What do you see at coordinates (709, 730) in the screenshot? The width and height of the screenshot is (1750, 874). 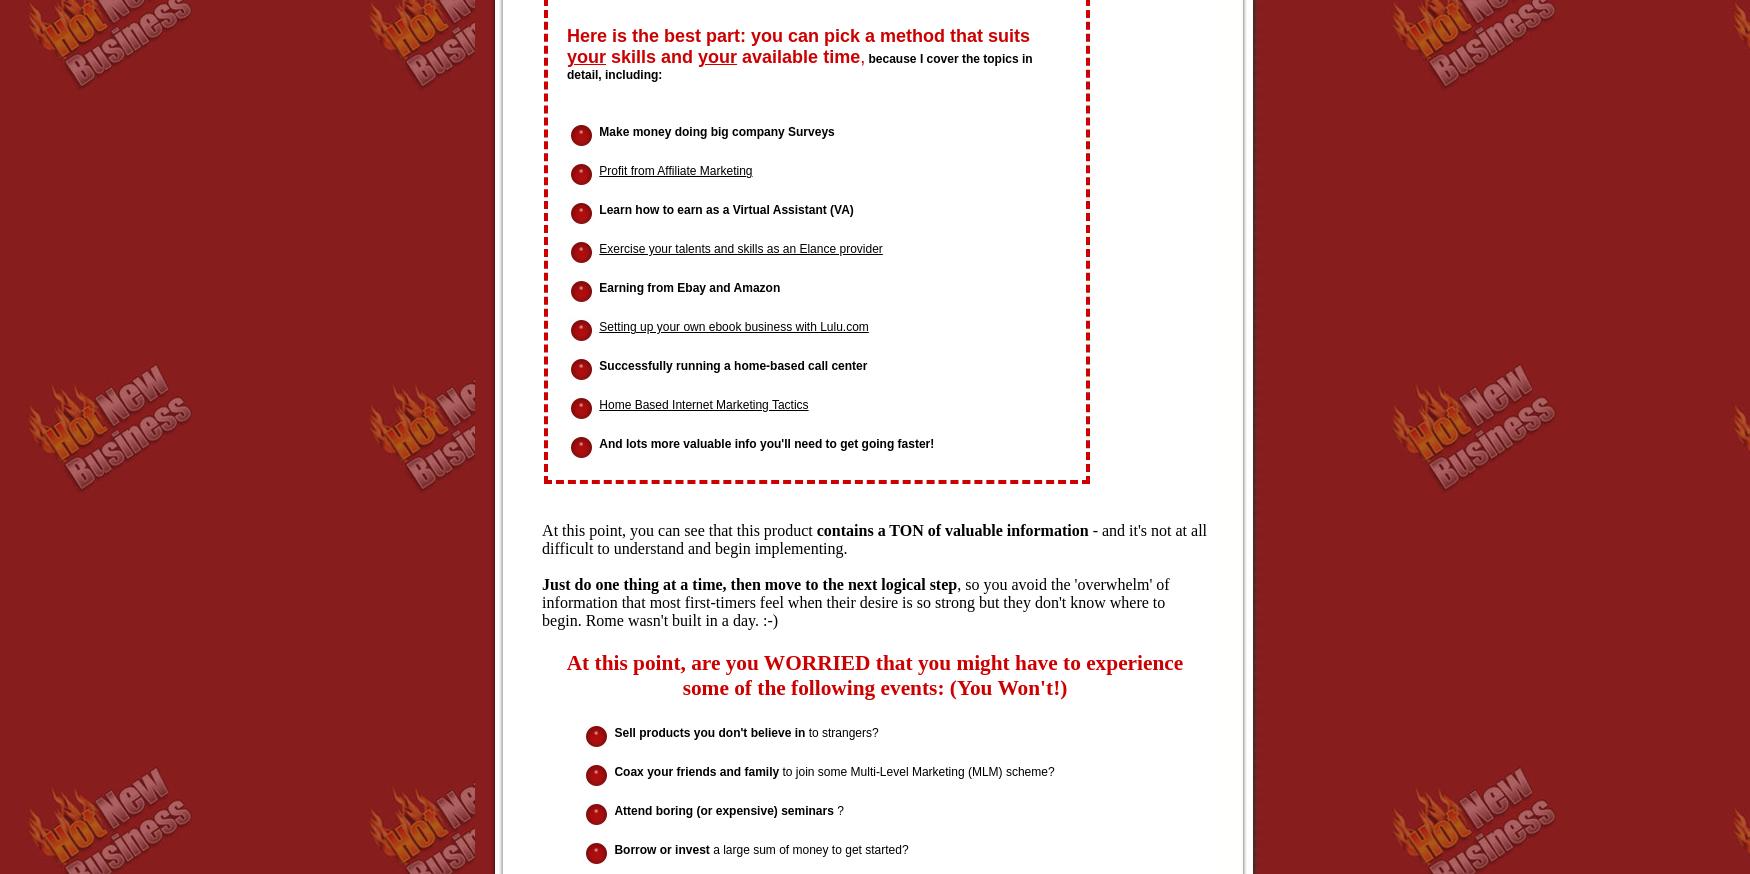 I see `'Sell products you don't believe in'` at bounding box center [709, 730].